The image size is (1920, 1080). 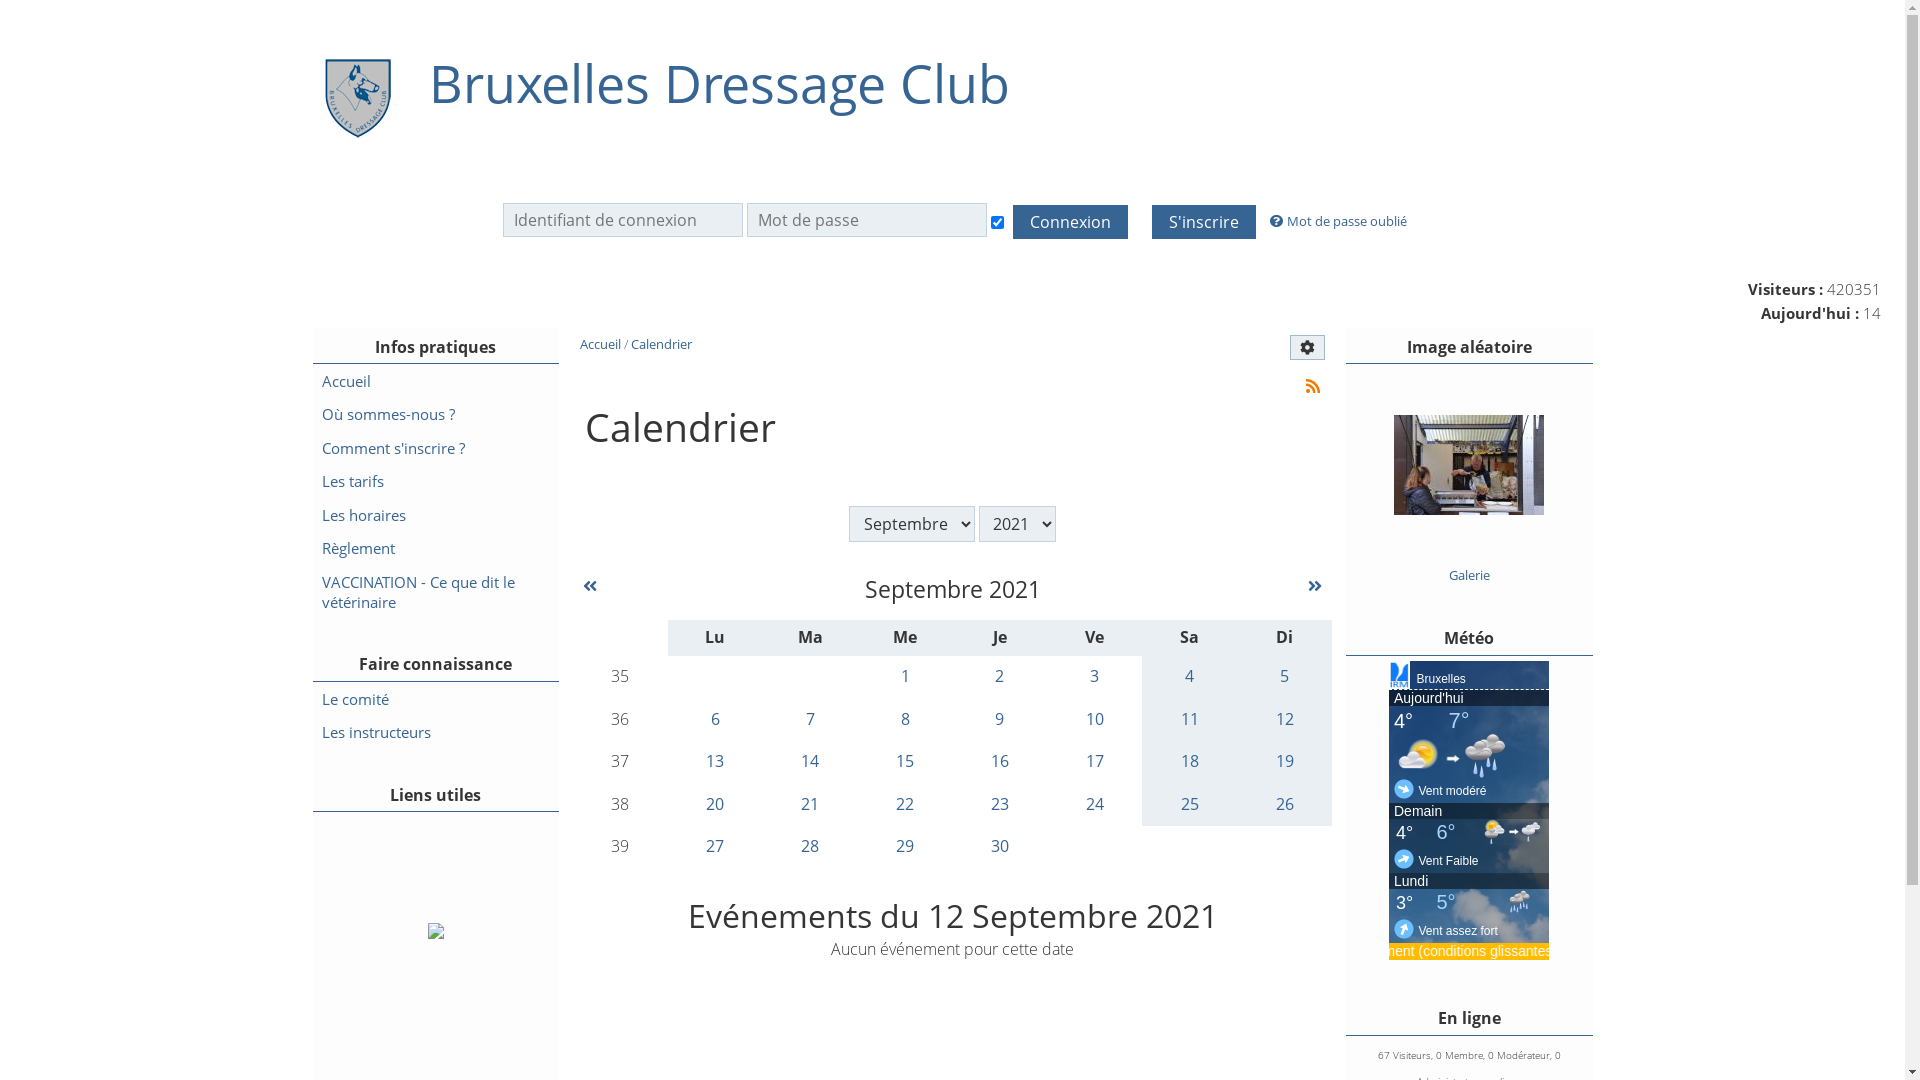 What do you see at coordinates (1468, 547) in the screenshot?
I see `'Concours Intime'` at bounding box center [1468, 547].